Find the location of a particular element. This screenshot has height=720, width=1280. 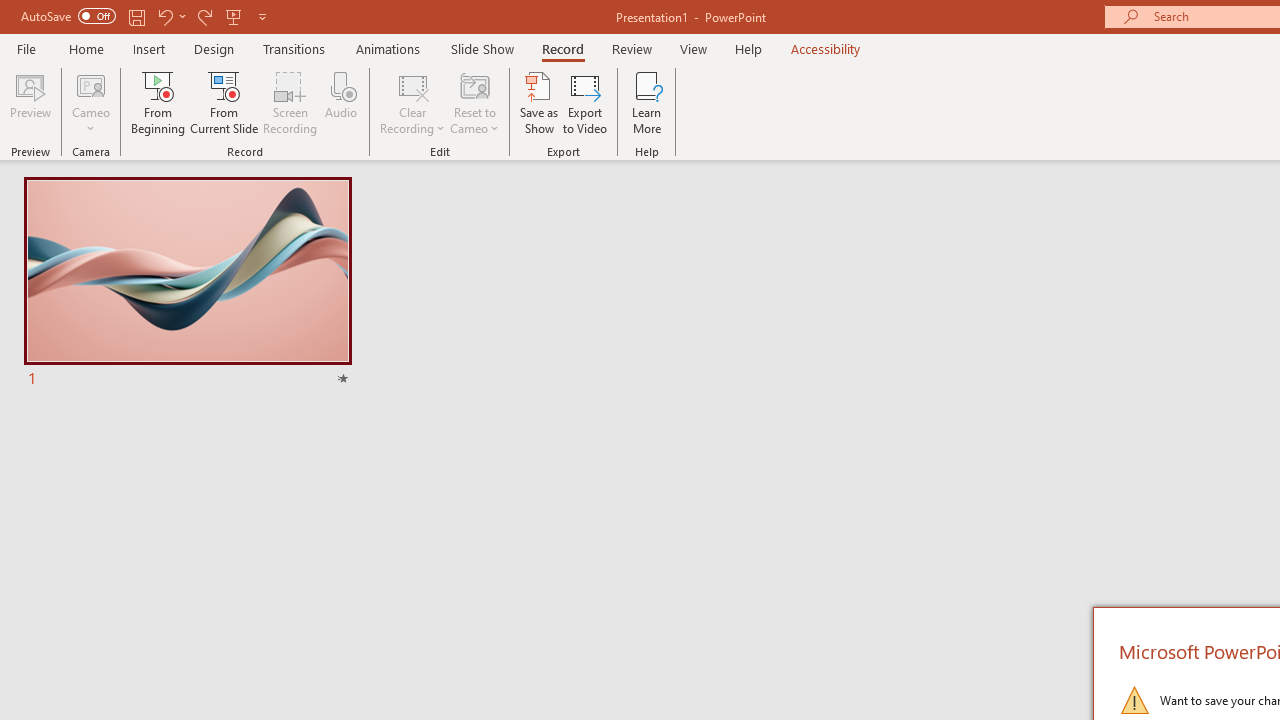

'Warning Icon' is located at coordinates (1134, 698).